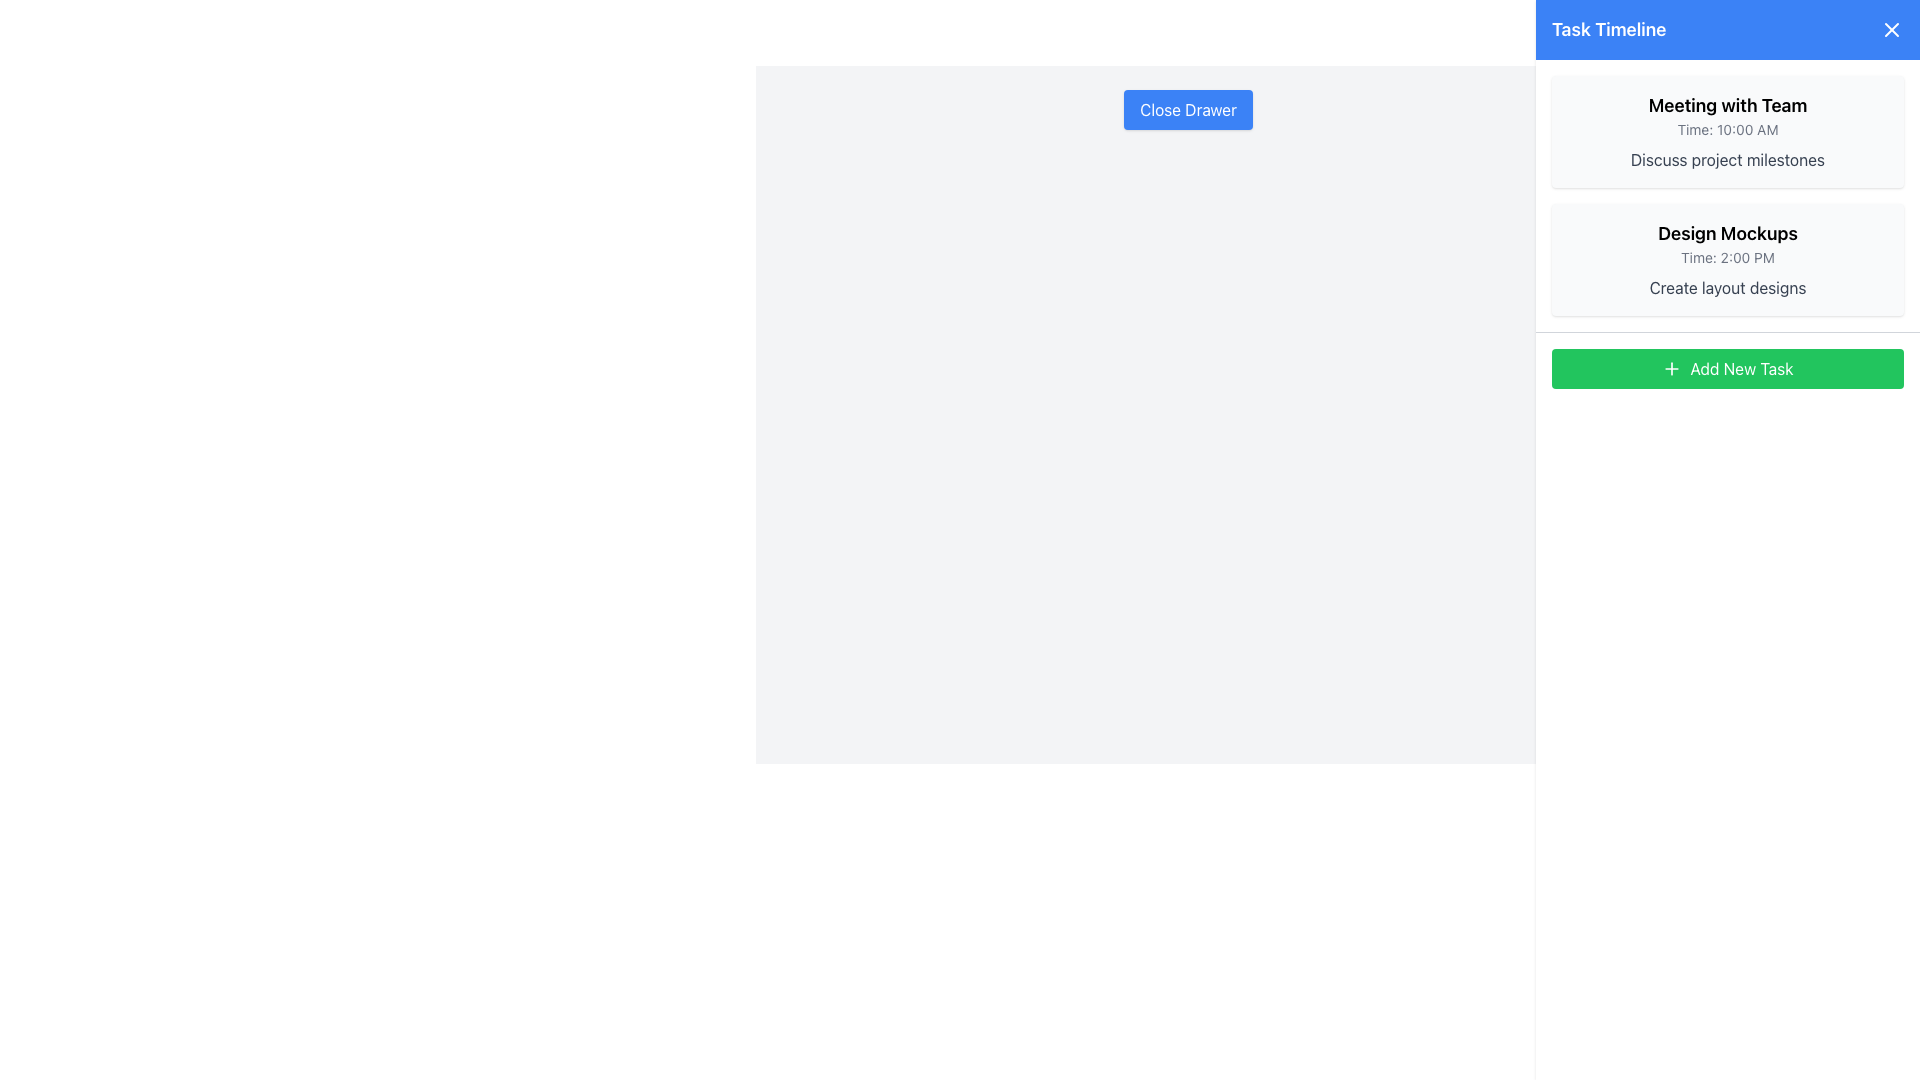 This screenshot has height=1080, width=1920. I want to click on the plus icon within the green rectangular button labeled 'Add New Task' located in the bottom section of the 'Task Timeline' sidebar, so click(1672, 369).